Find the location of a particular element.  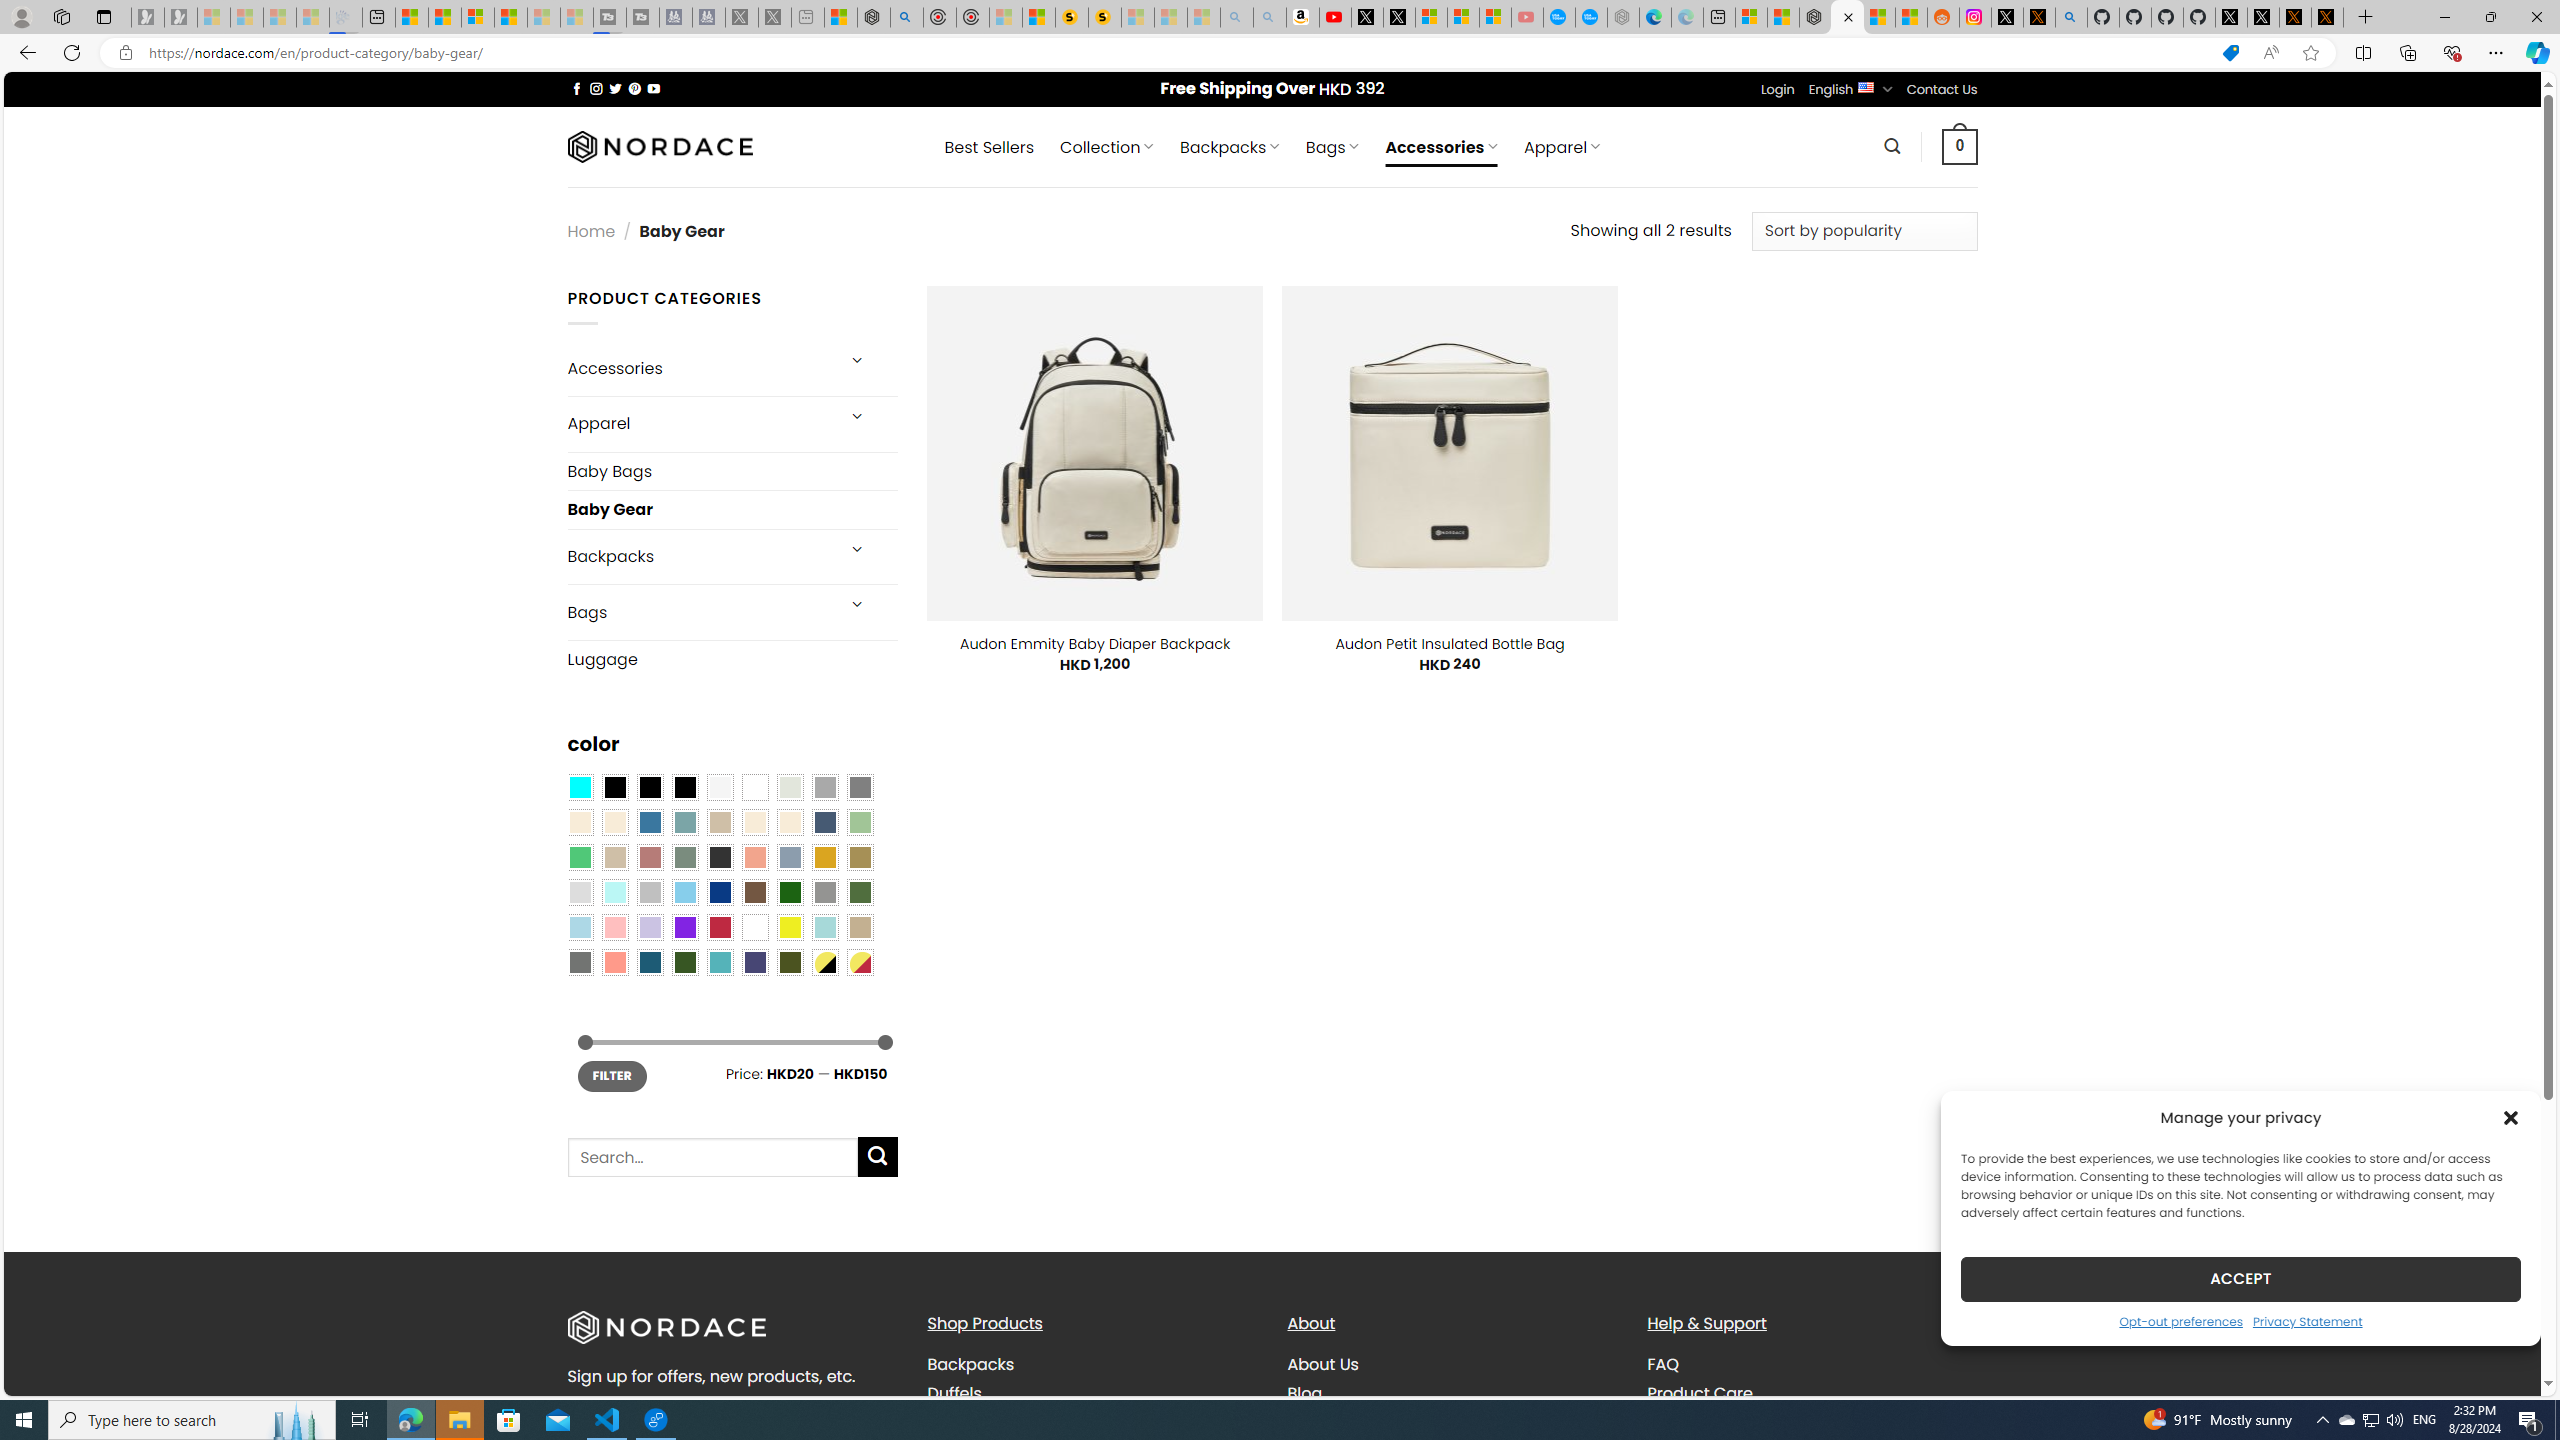

'Black-Brown' is located at coordinates (684, 786).